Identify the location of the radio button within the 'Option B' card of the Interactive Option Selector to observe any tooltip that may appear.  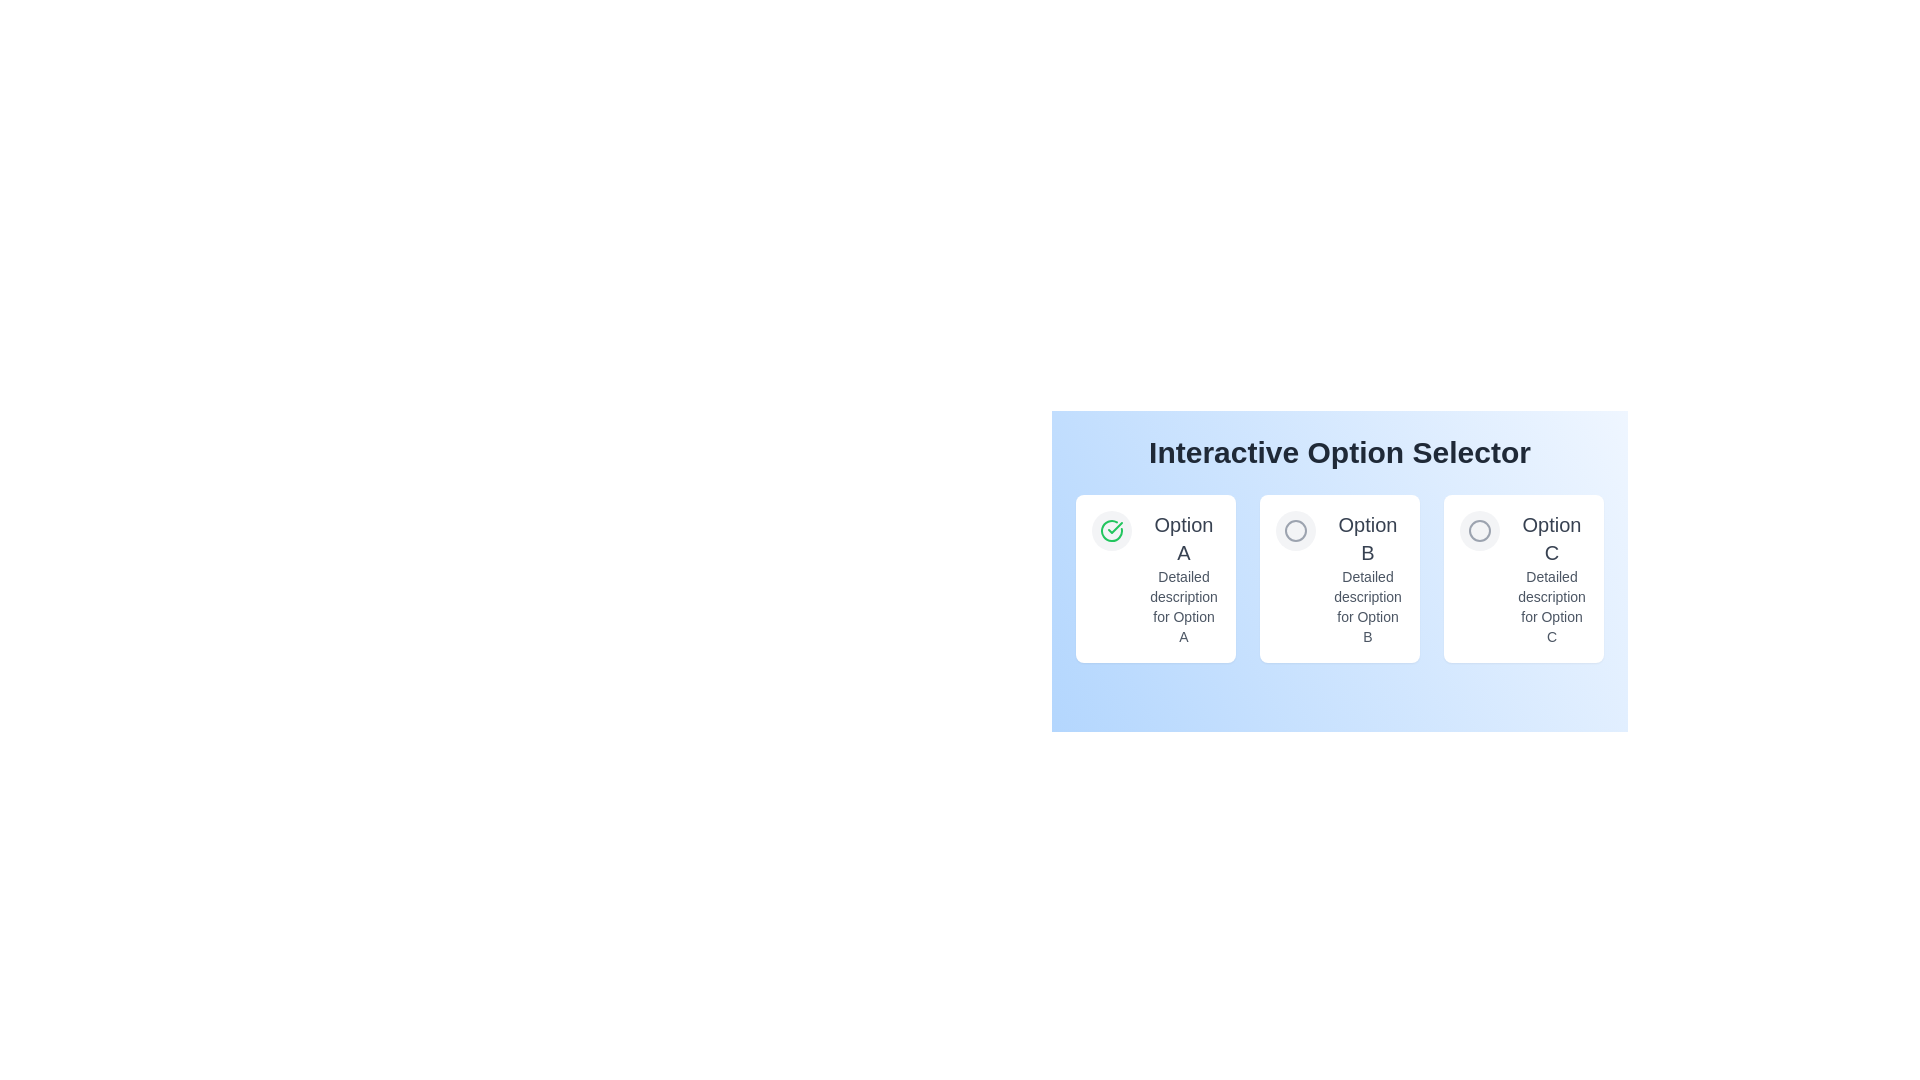
(1296, 530).